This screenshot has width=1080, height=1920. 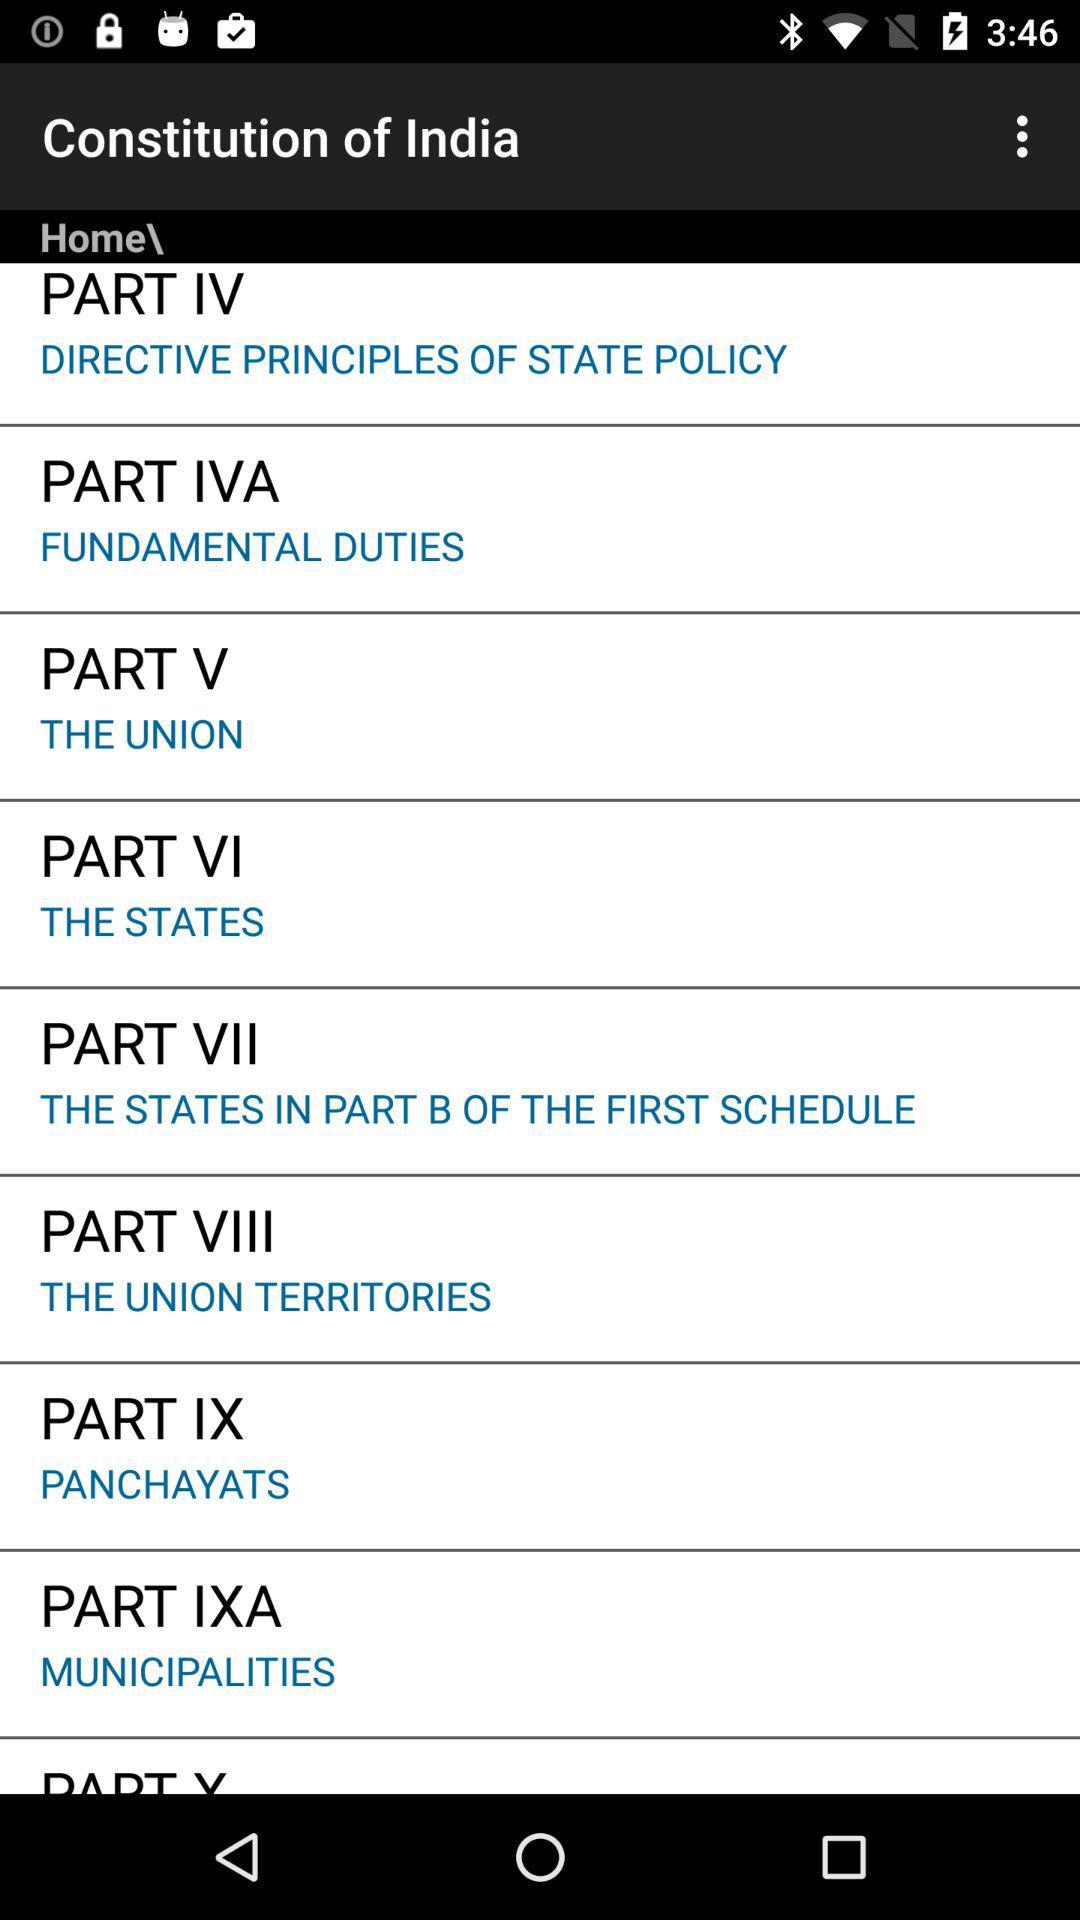 What do you see at coordinates (540, 471) in the screenshot?
I see `the icon below the directive principles of icon` at bounding box center [540, 471].